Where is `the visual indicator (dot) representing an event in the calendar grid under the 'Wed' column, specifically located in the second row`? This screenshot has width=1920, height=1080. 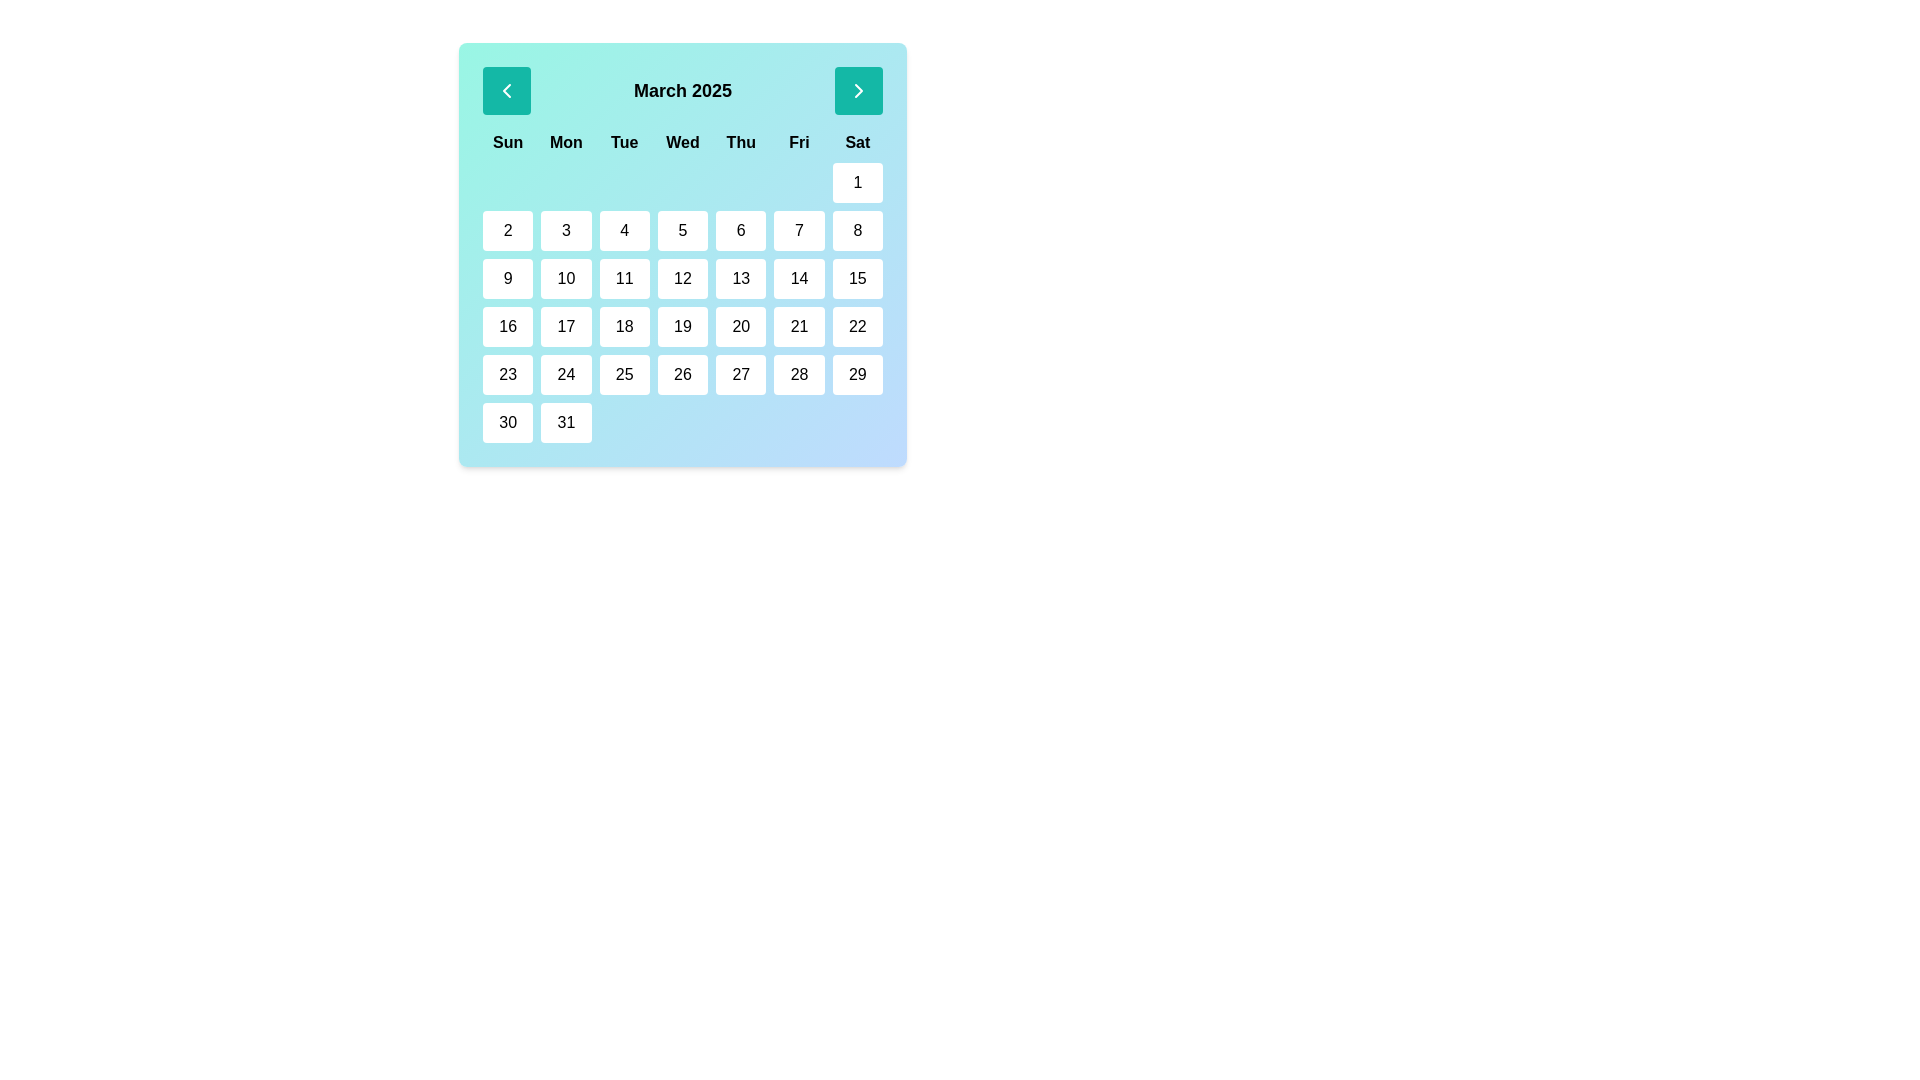
the visual indicator (dot) representing an event in the calendar grid under the 'Wed' column, specifically located in the second row is located at coordinates (682, 182).